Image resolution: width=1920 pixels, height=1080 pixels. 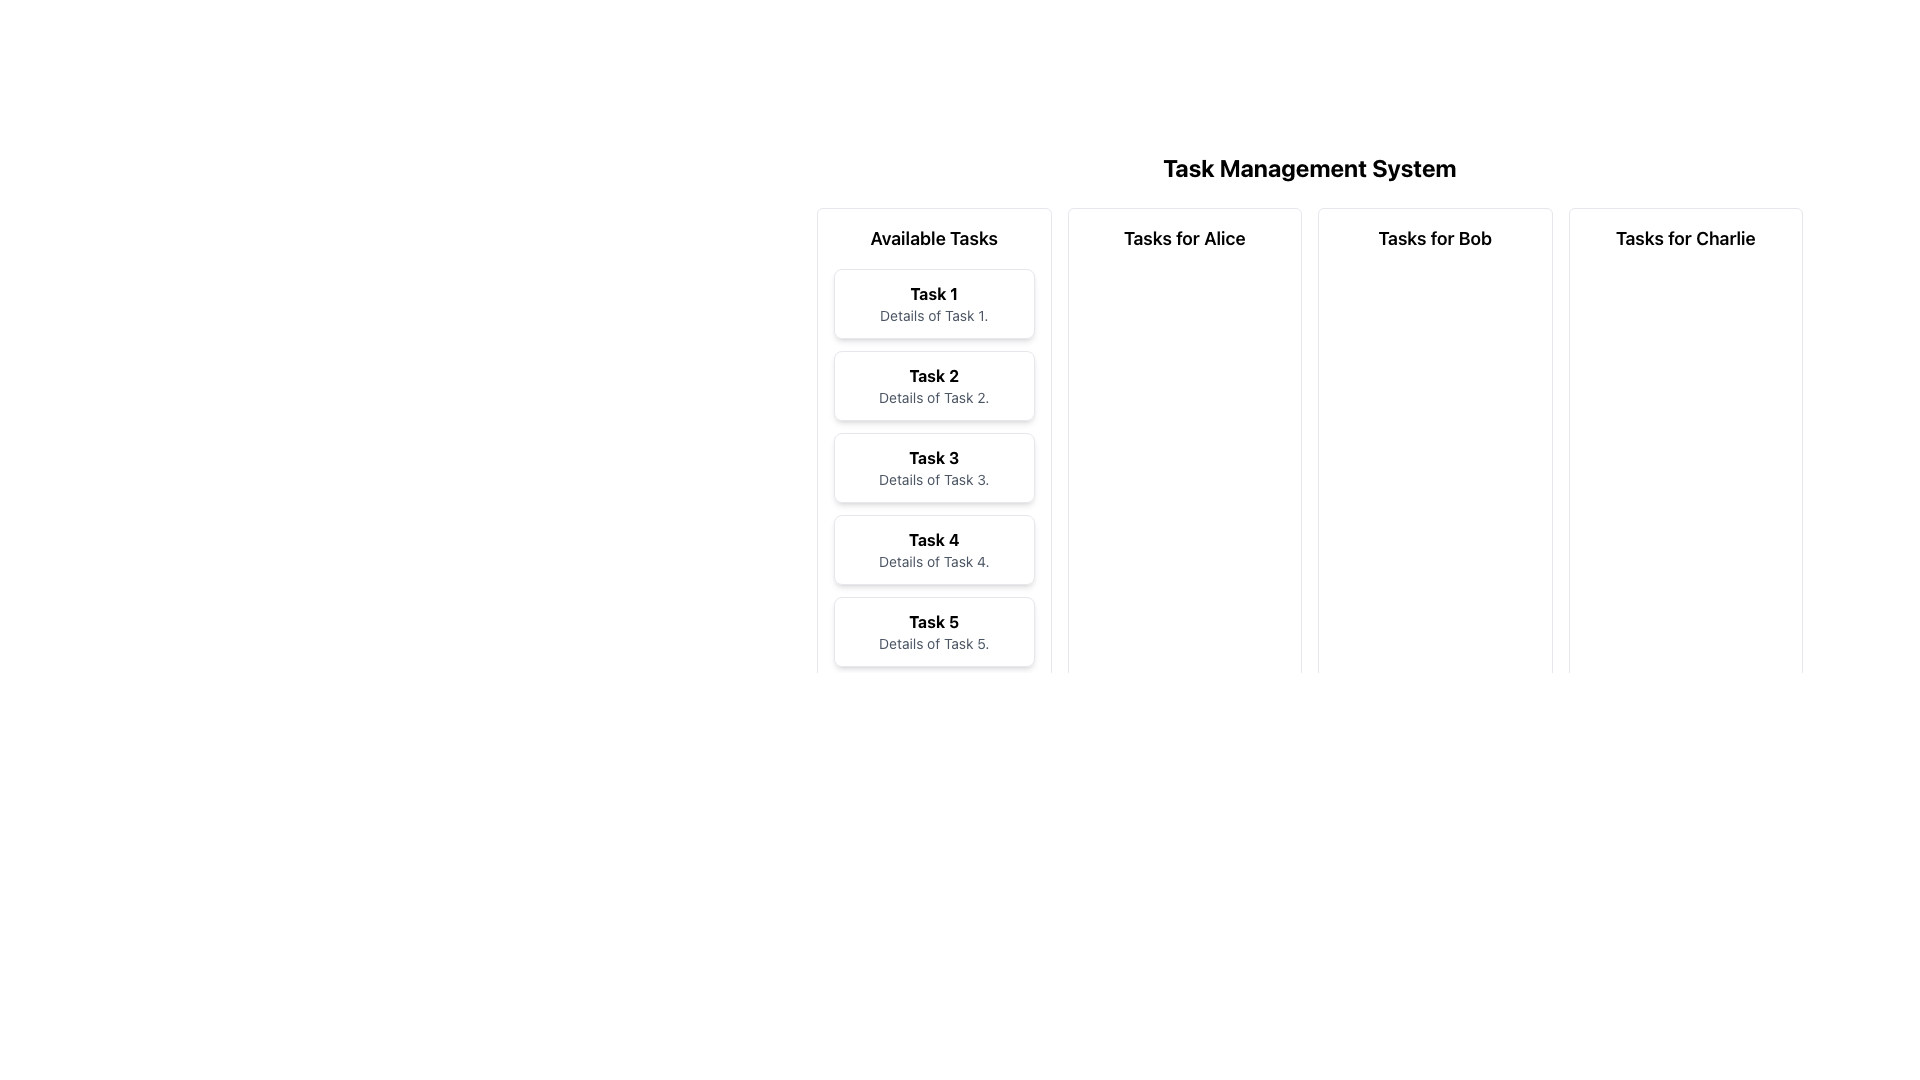 I want to click on the bold styling of the Text Label located at the top of the third card in the 'Available Tasks' column, above the description text 'Details of Task 3', so click(x=933, y=458).